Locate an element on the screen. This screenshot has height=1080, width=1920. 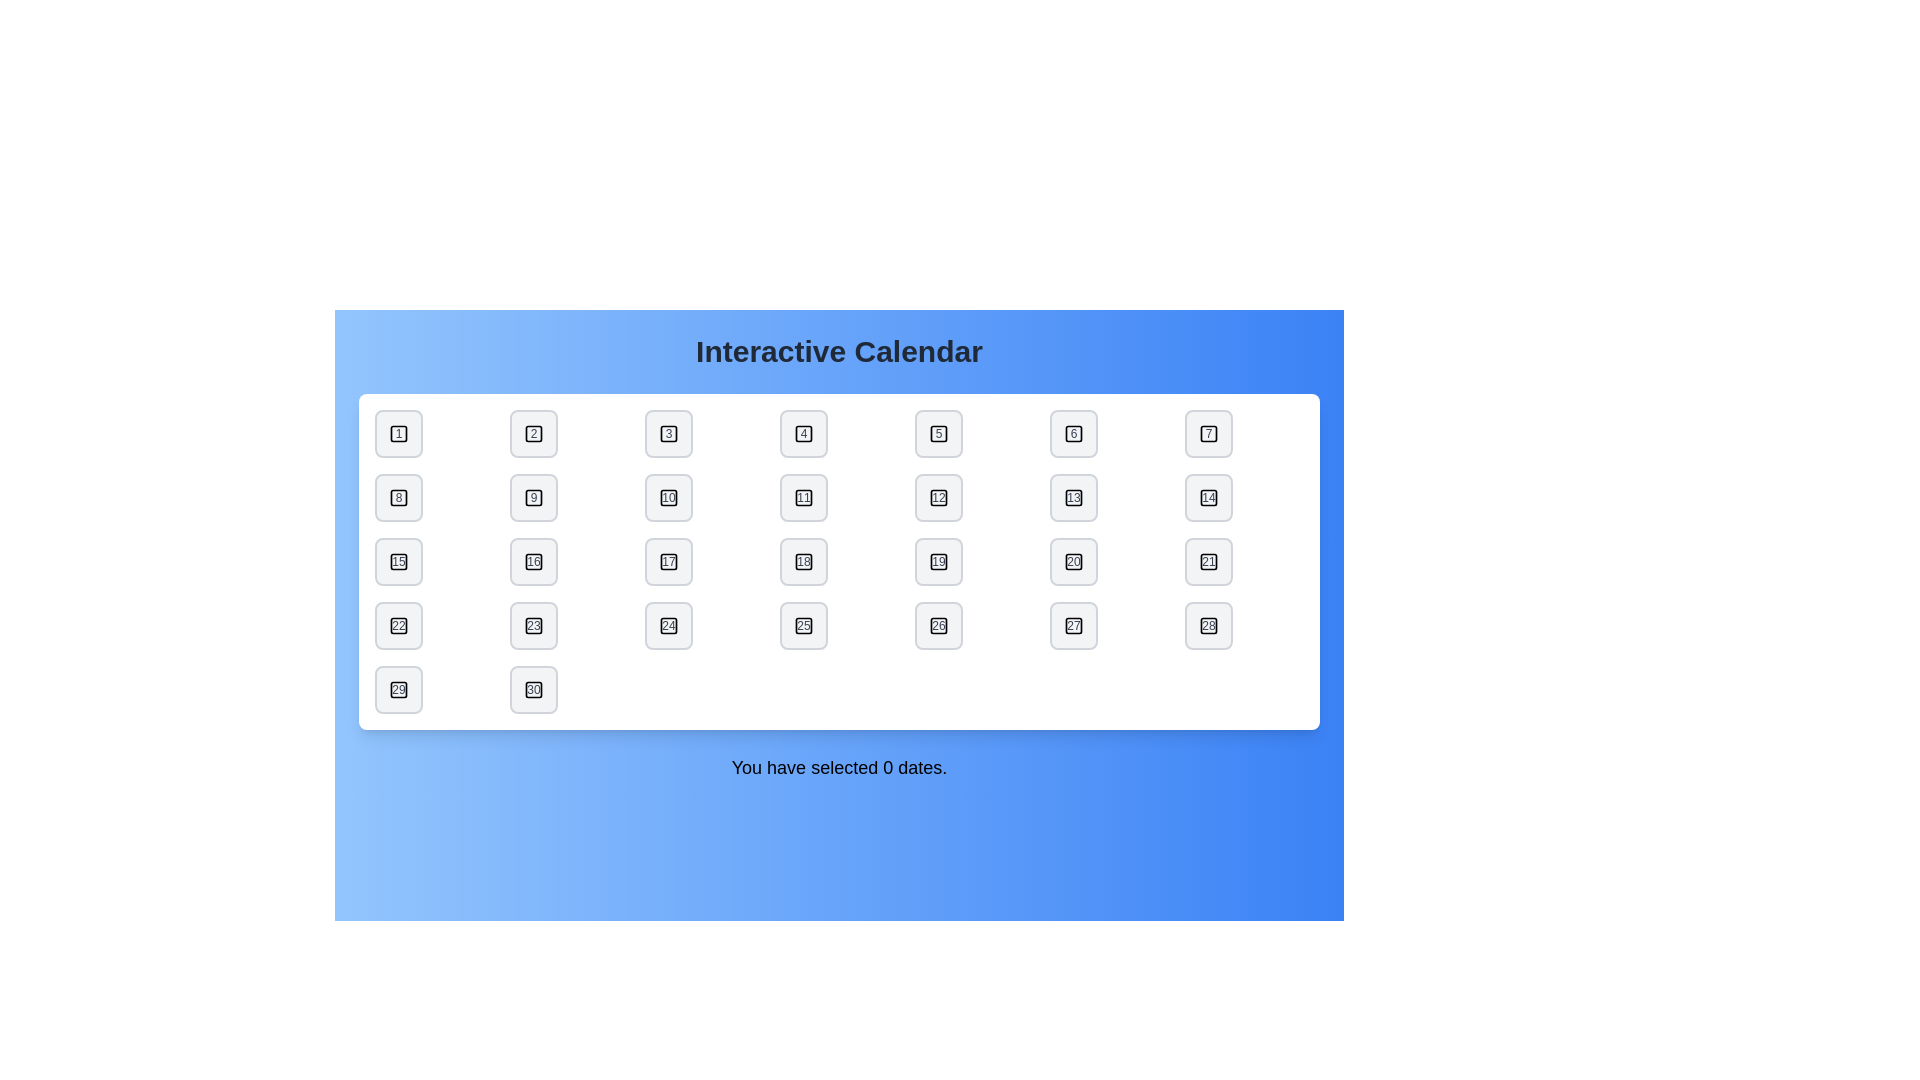
the date button labeled 14 to toggle its selection state is located at coordinates (1208, 496).